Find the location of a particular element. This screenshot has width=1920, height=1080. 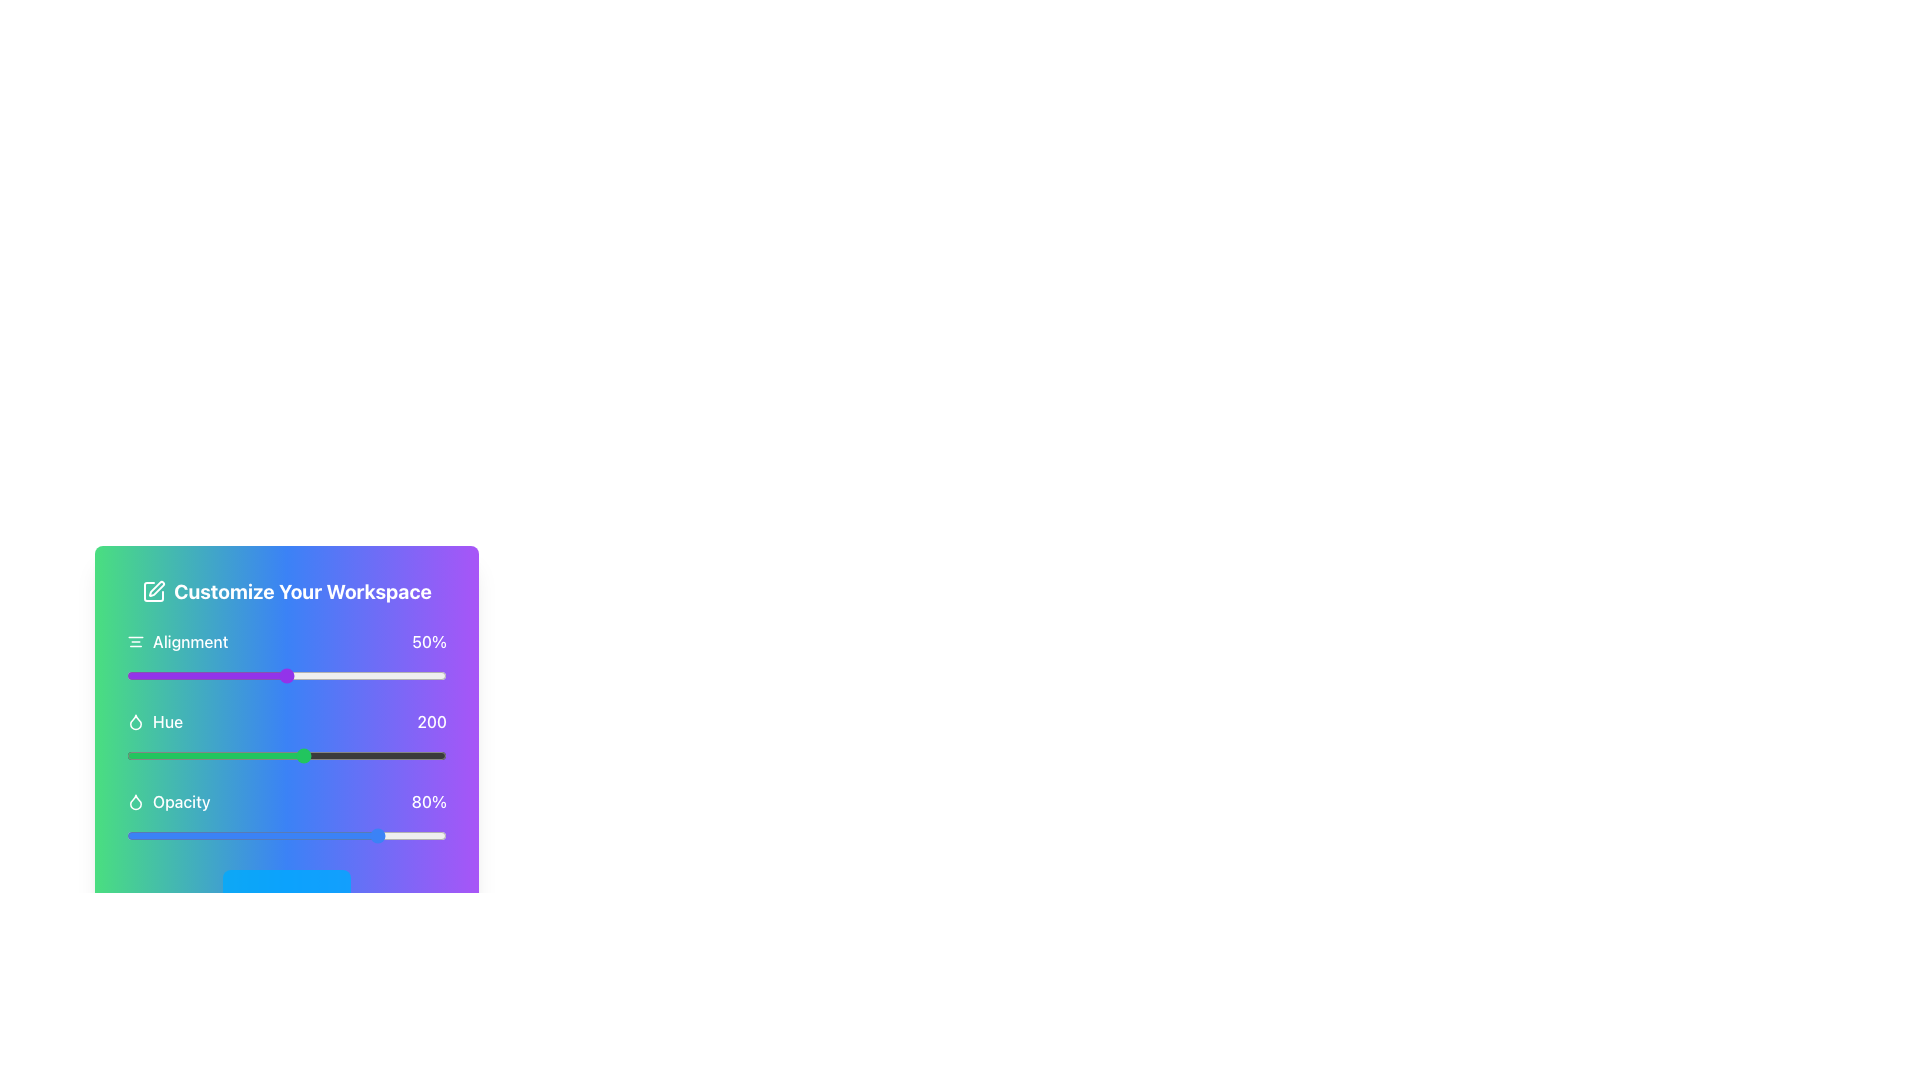

the alignment icon located to the left of the word 'Alignment', which features three horizontal lines of varying lengths on a green background is located at coordinates (134, 641).